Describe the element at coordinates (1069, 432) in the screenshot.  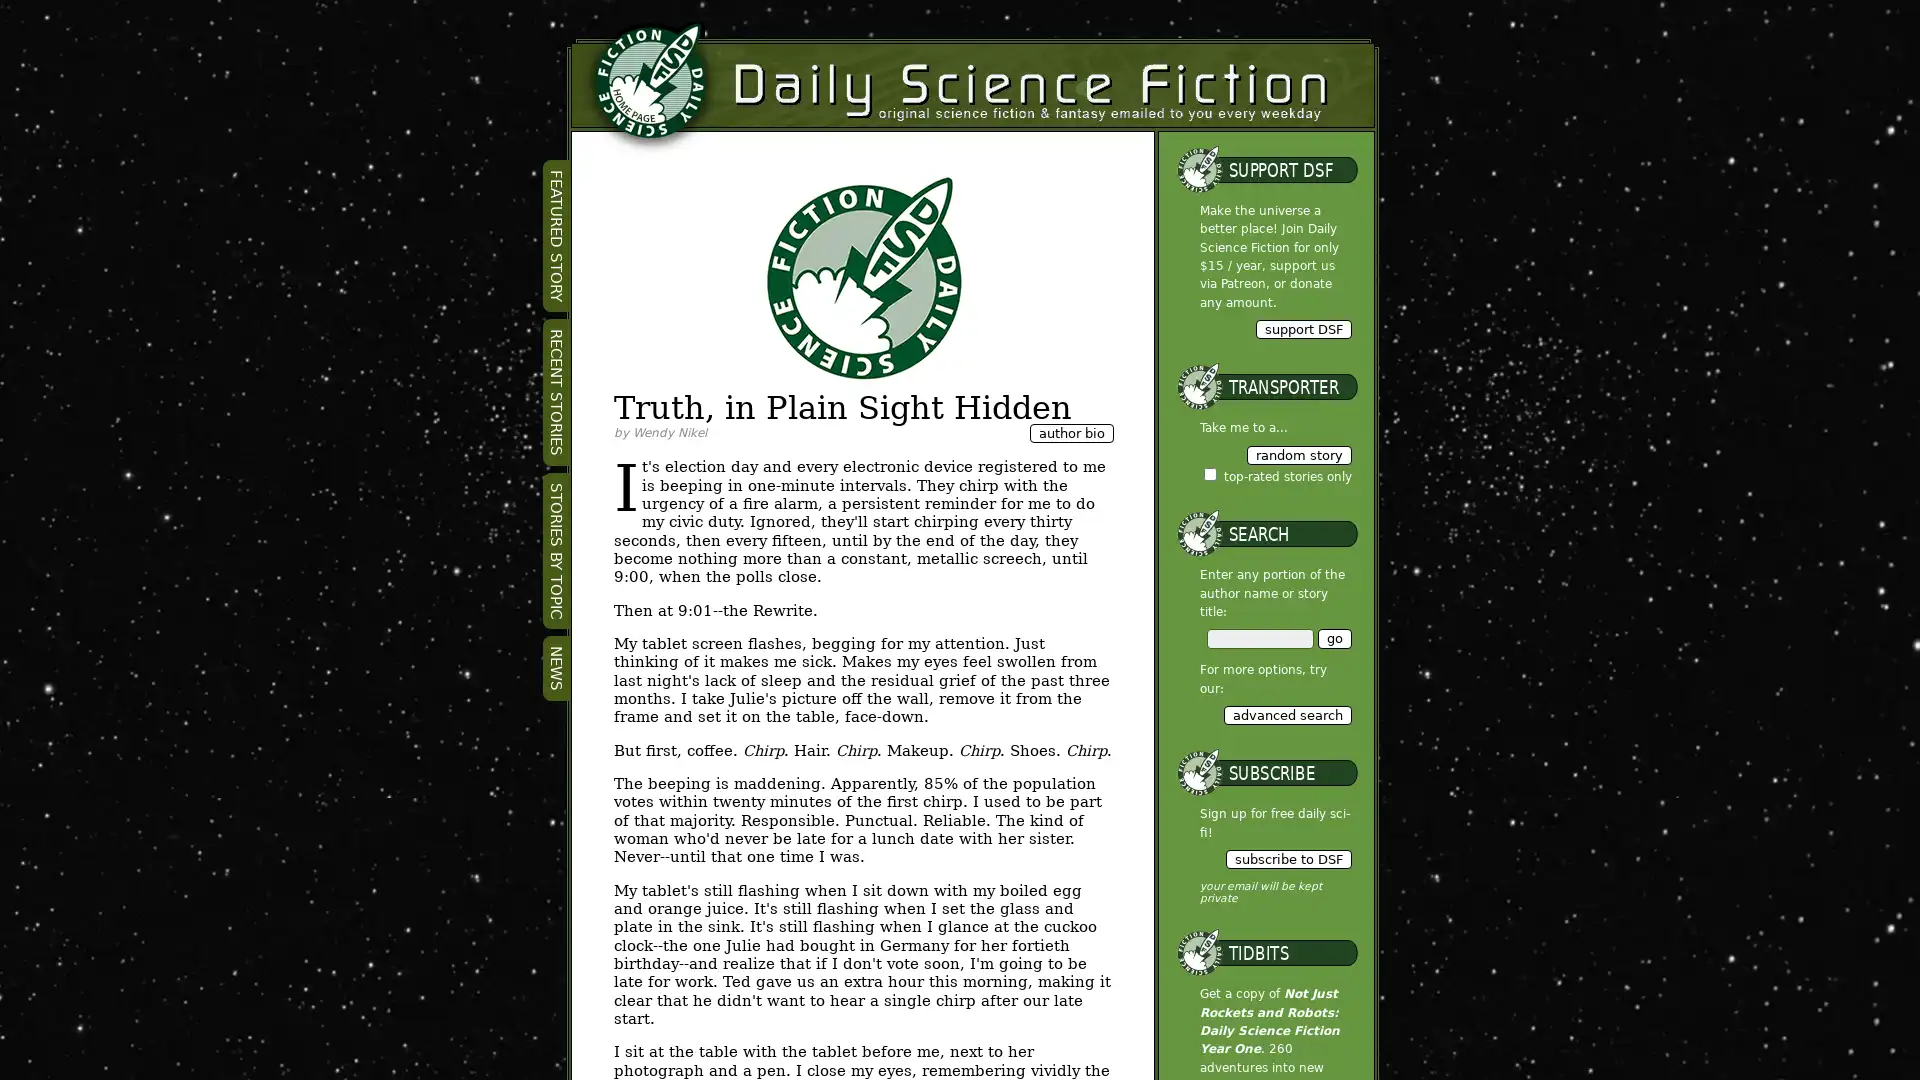
I see `author bio` at that location.